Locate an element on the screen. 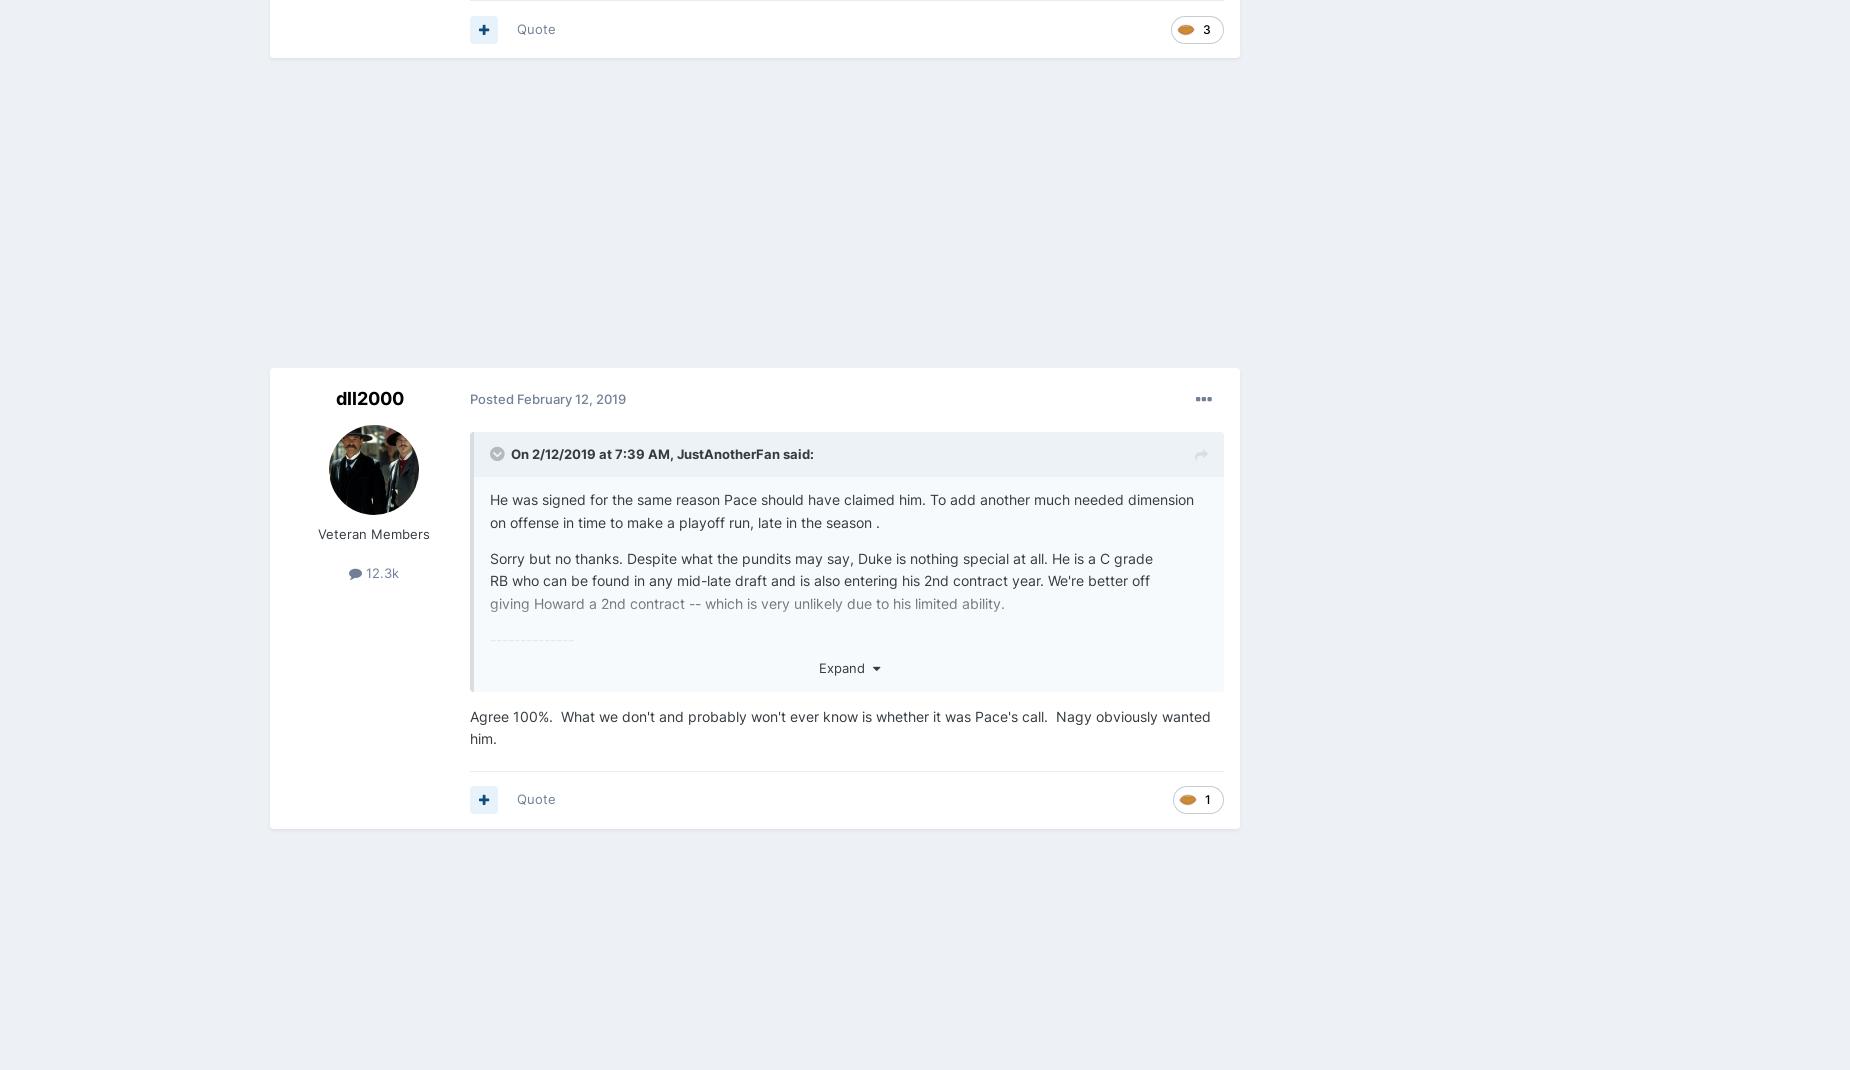  '--Goal line back: Hunt/Howard' is located at coordinates (589, 1045).